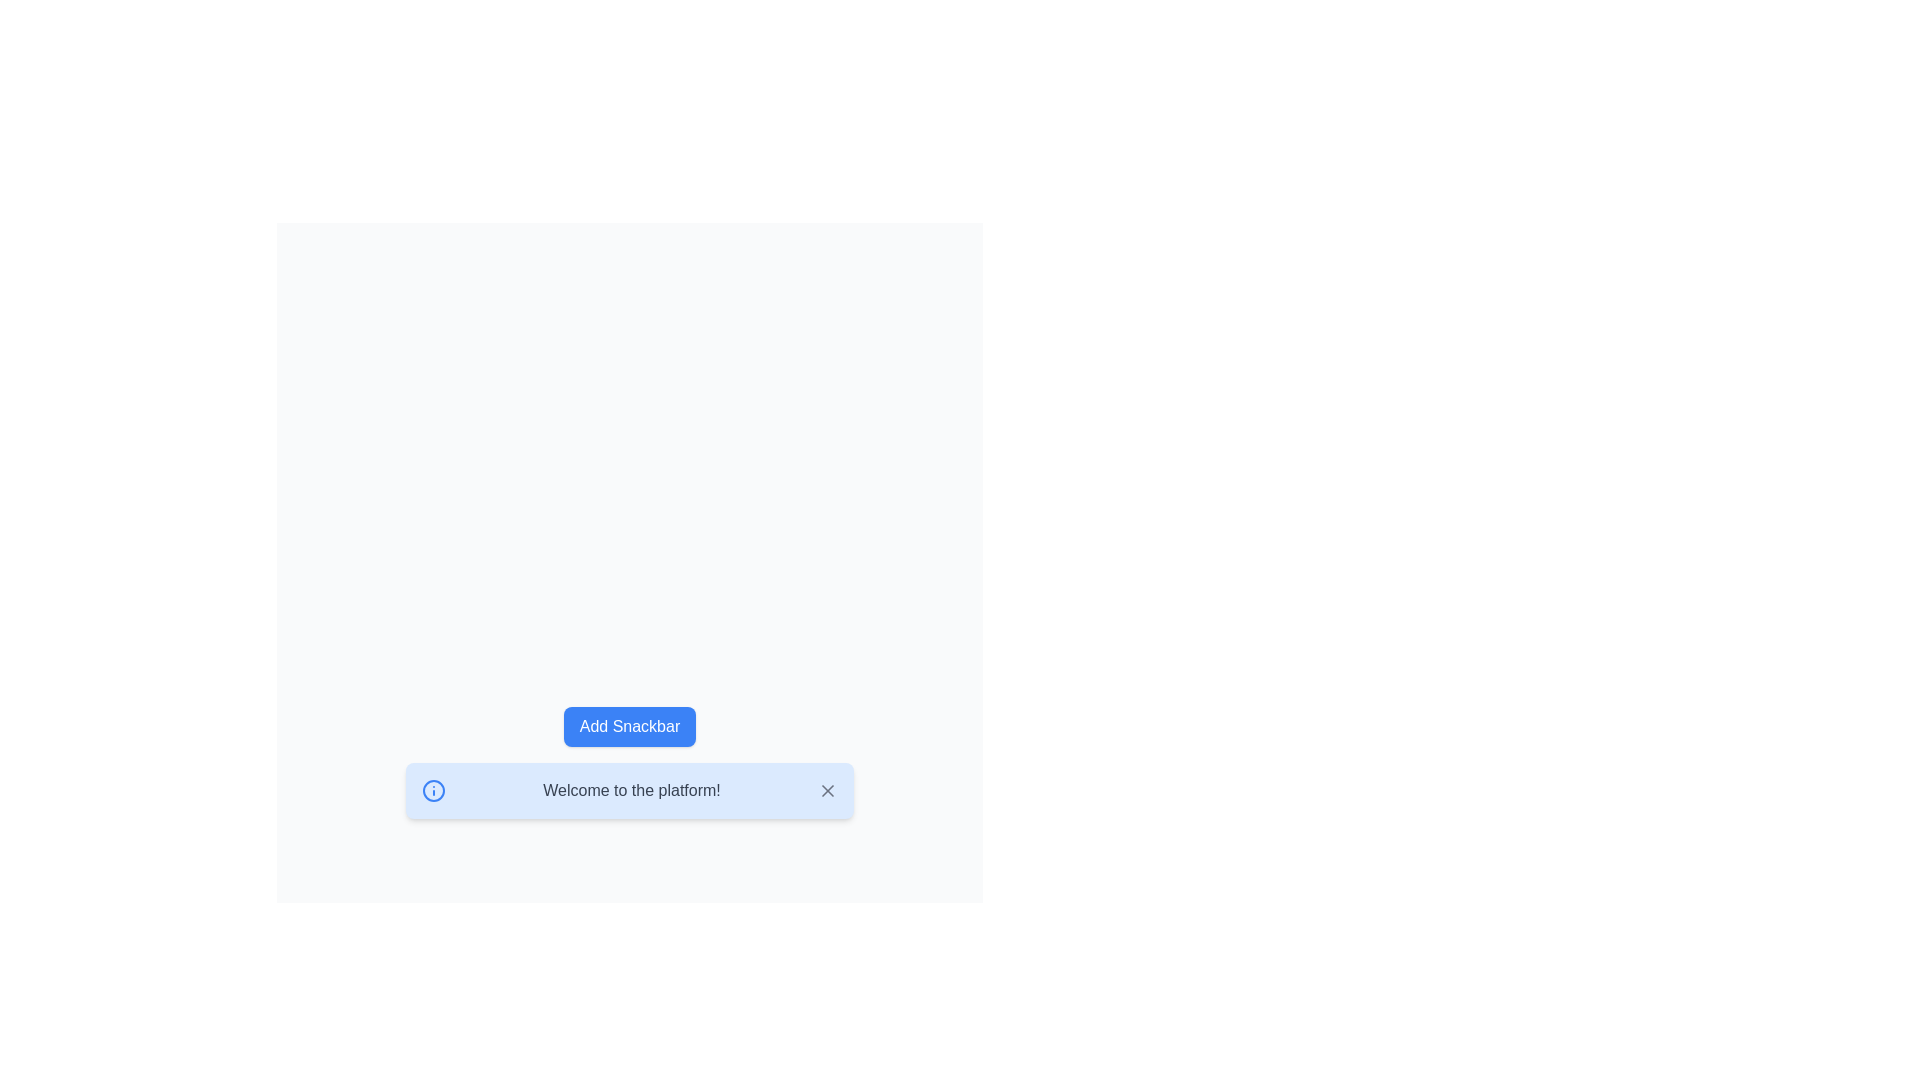 The height and width of the screenshot is (1080, 1920). What do you see at coordinates (828, 789) in the screenshot?
I see `close button on the snackbar to dismiss it` at bounding box center [828, 789].